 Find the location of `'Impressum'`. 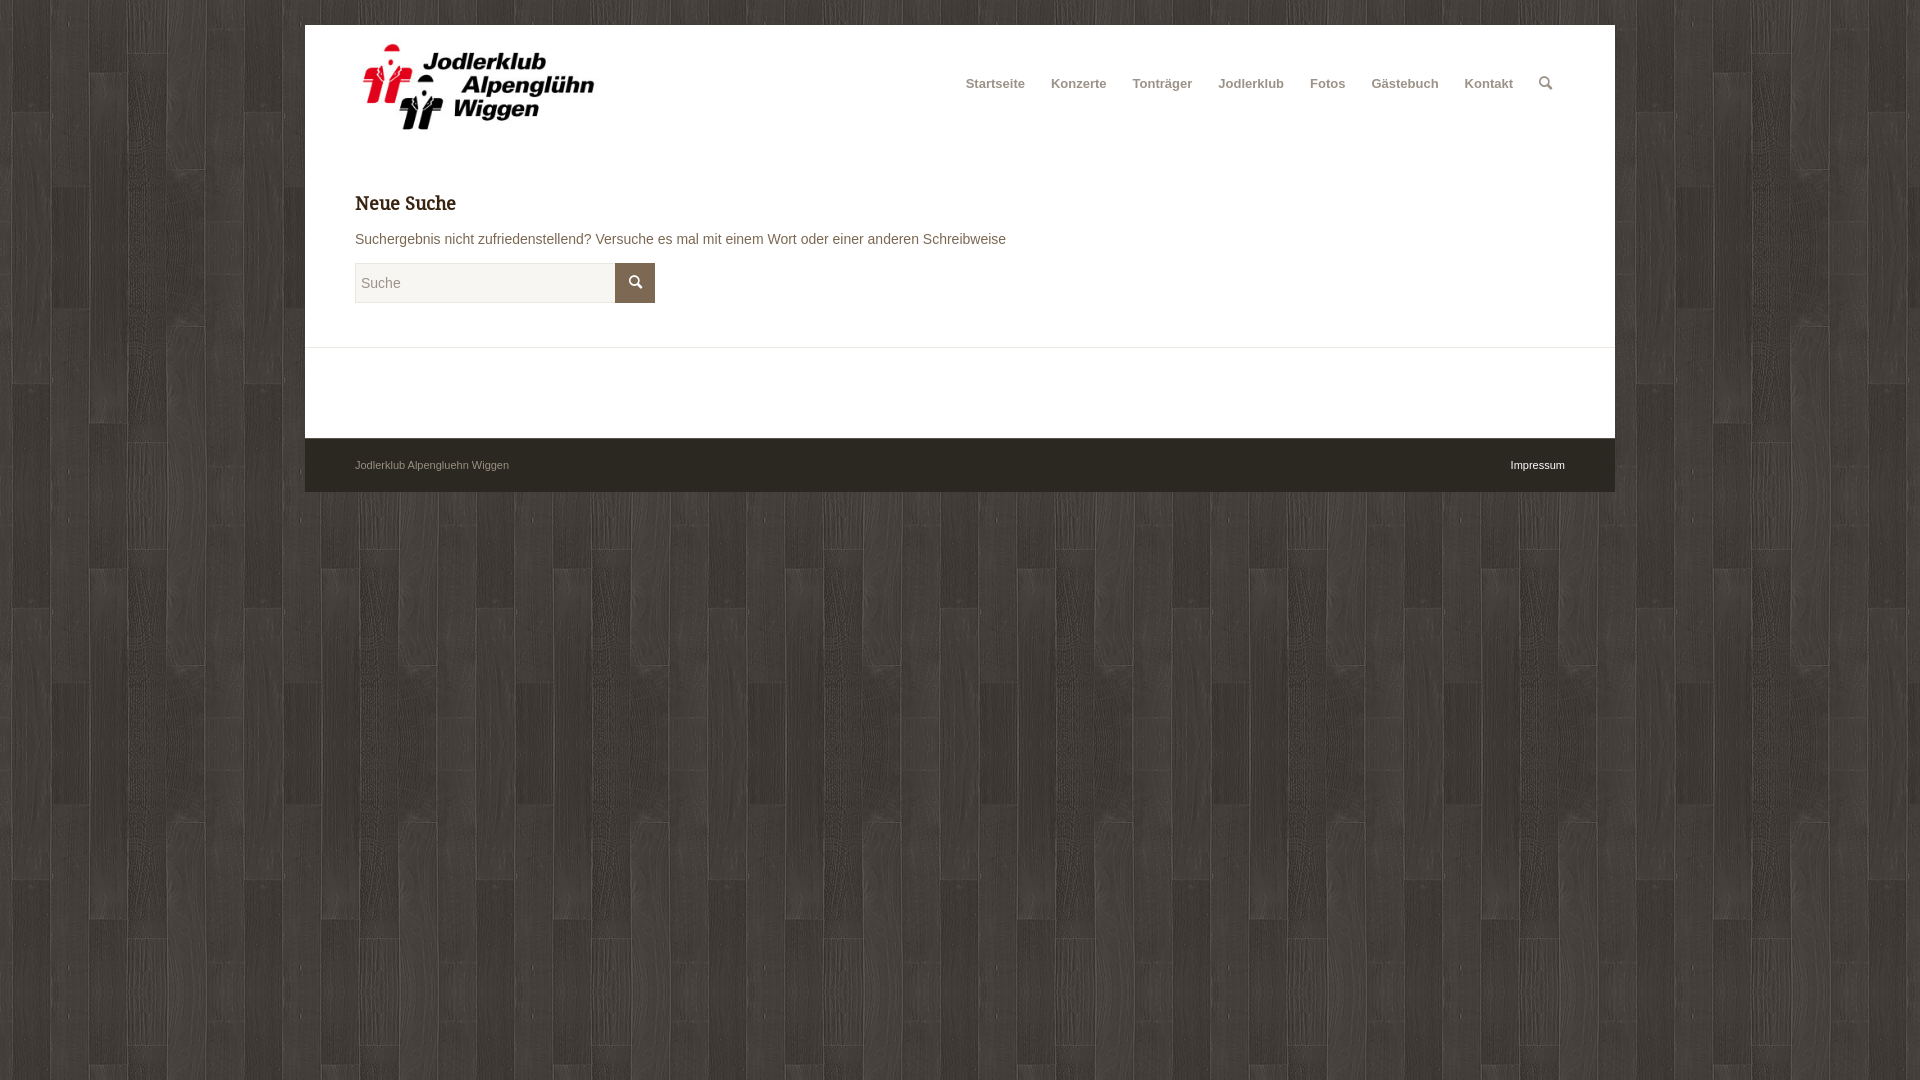

'Impressum' is located at coordinates (1511, 465).